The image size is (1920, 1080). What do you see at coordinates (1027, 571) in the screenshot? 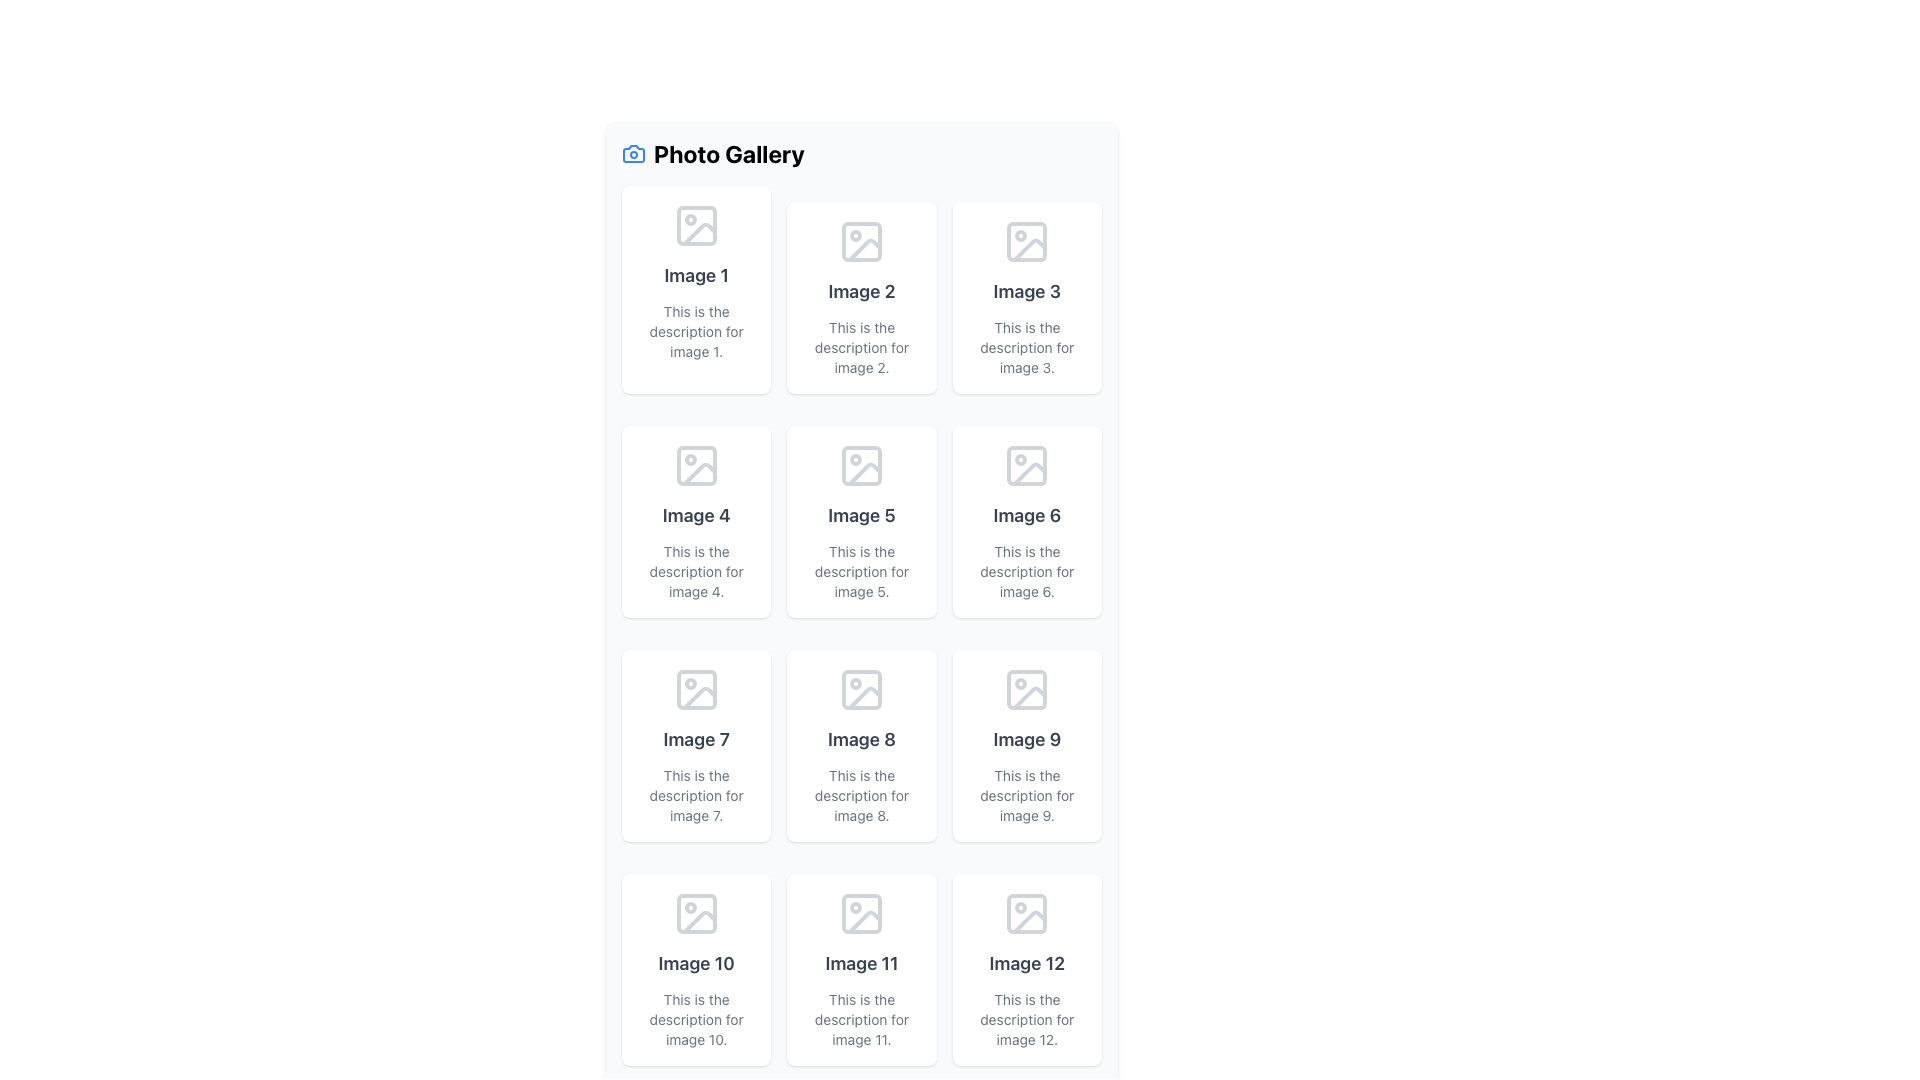
I see `text element that displays 'This is the description for image 6.' which is located at the bottom of the 'Image 6' component in the photo gallery layout` at bounding box center [1027, 571].